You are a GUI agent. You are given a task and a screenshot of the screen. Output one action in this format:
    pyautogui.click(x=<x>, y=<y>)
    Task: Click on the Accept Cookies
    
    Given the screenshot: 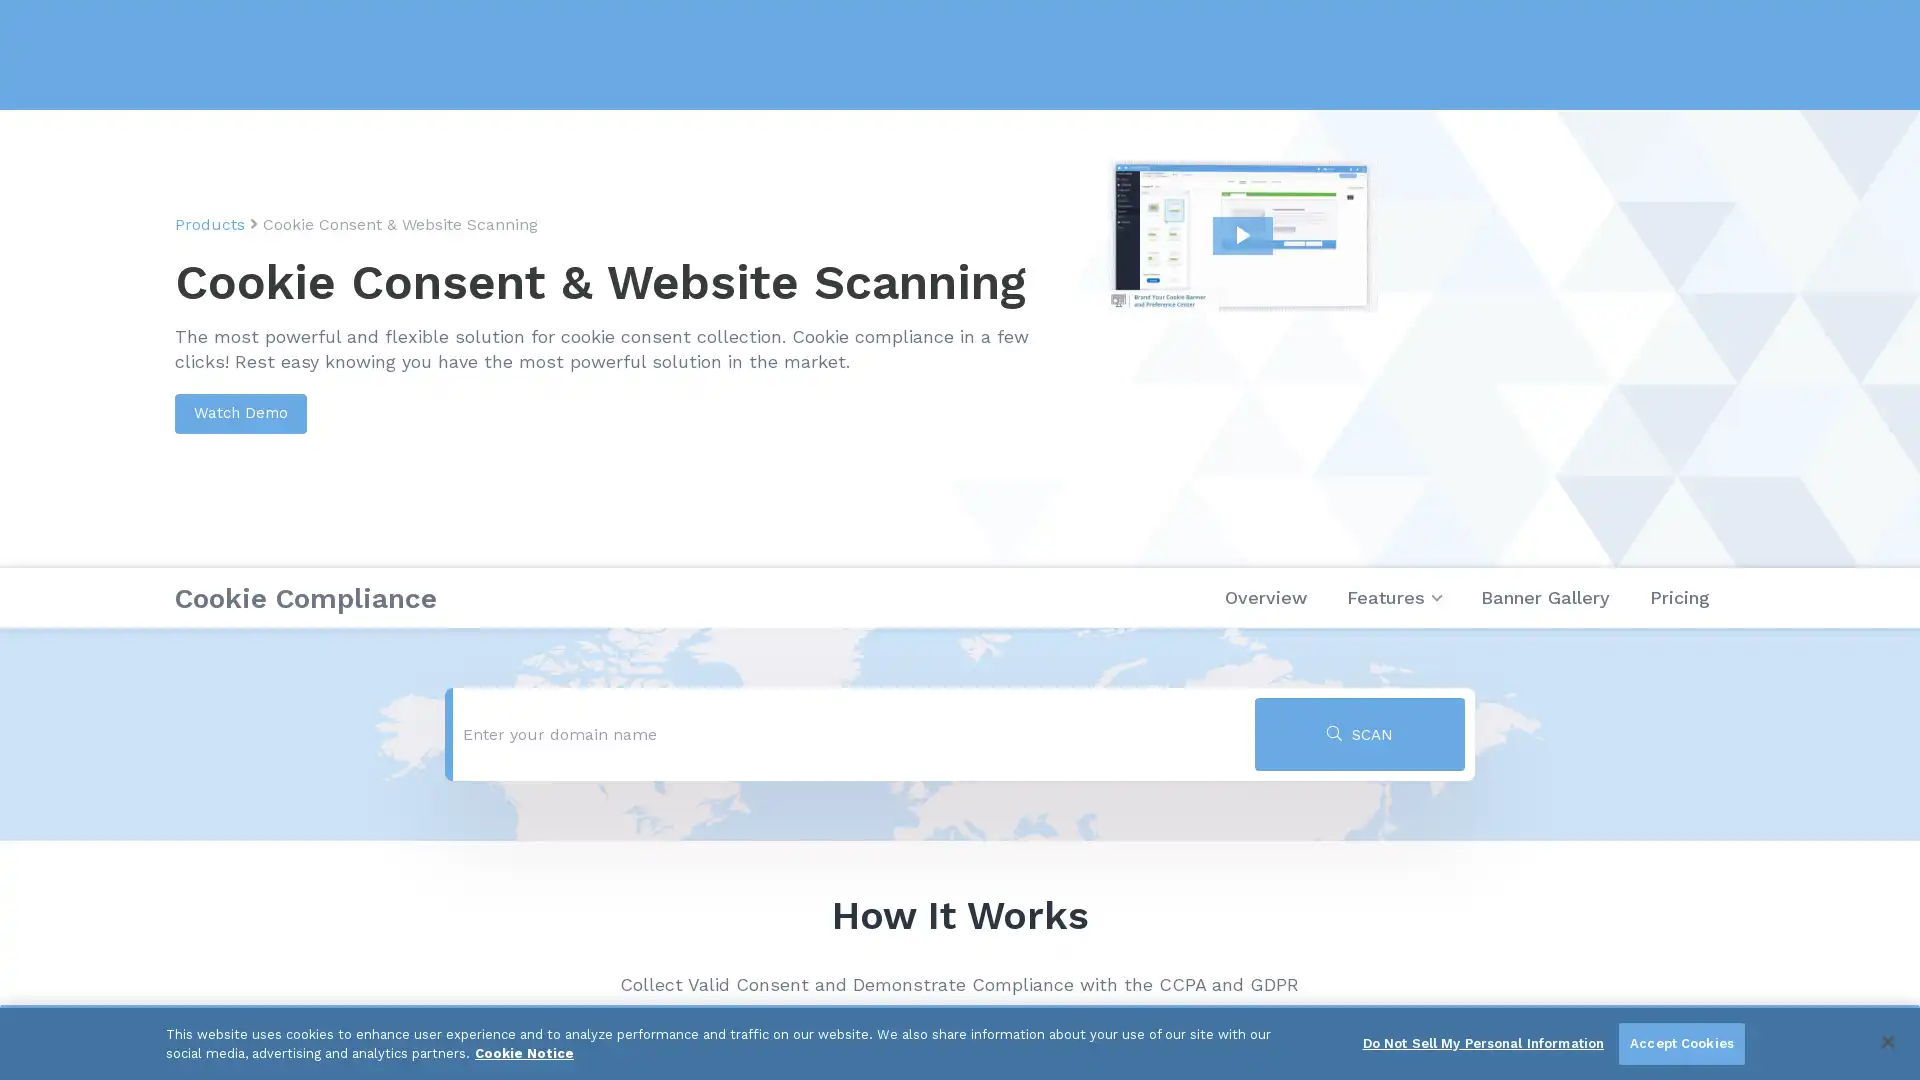 What is the action you would take?
    pyautogui.click(x=1680, y=1043)
    